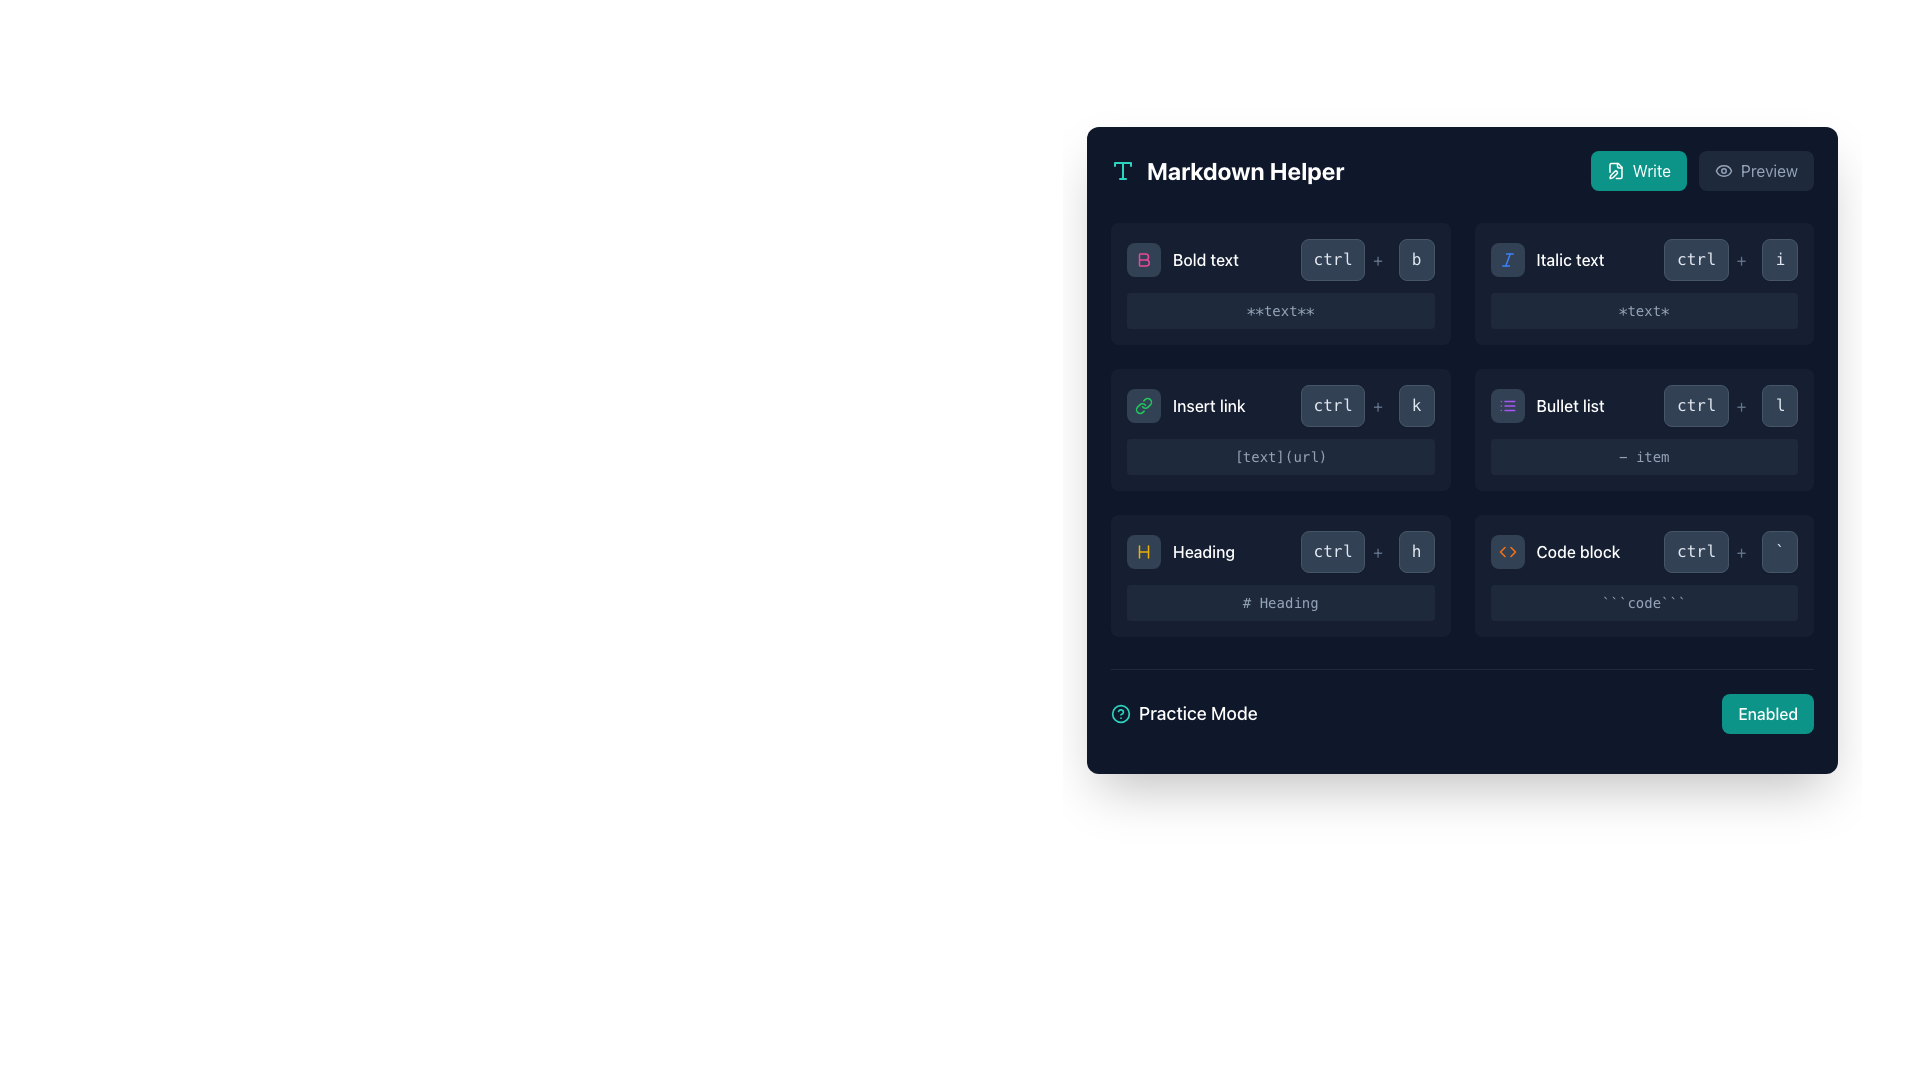 The image size is (1920, 1080). What do you see at coordinates (1144, 258) in the screenshot?
I see `the bold text icon, which resembles a stylized uppercase 'B' and is located in the first option box on the top-left corner of the interface` at bounding box center [1144, 258].